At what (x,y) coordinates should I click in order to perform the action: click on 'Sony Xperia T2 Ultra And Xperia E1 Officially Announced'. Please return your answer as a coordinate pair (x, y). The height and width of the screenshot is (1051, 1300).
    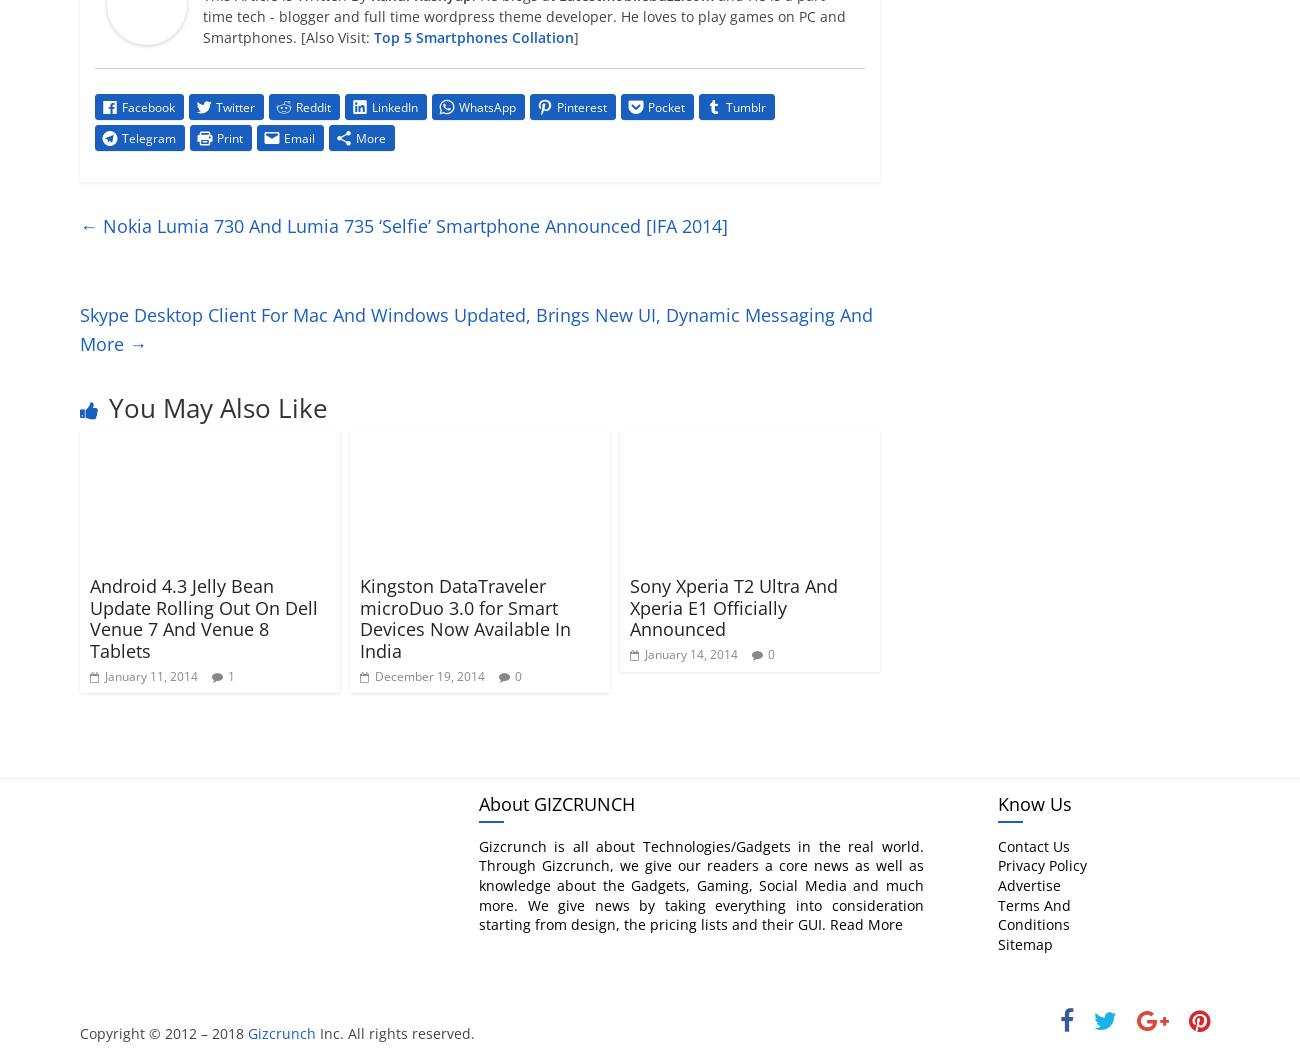
    Looking at the image, I should click on (629, 606).